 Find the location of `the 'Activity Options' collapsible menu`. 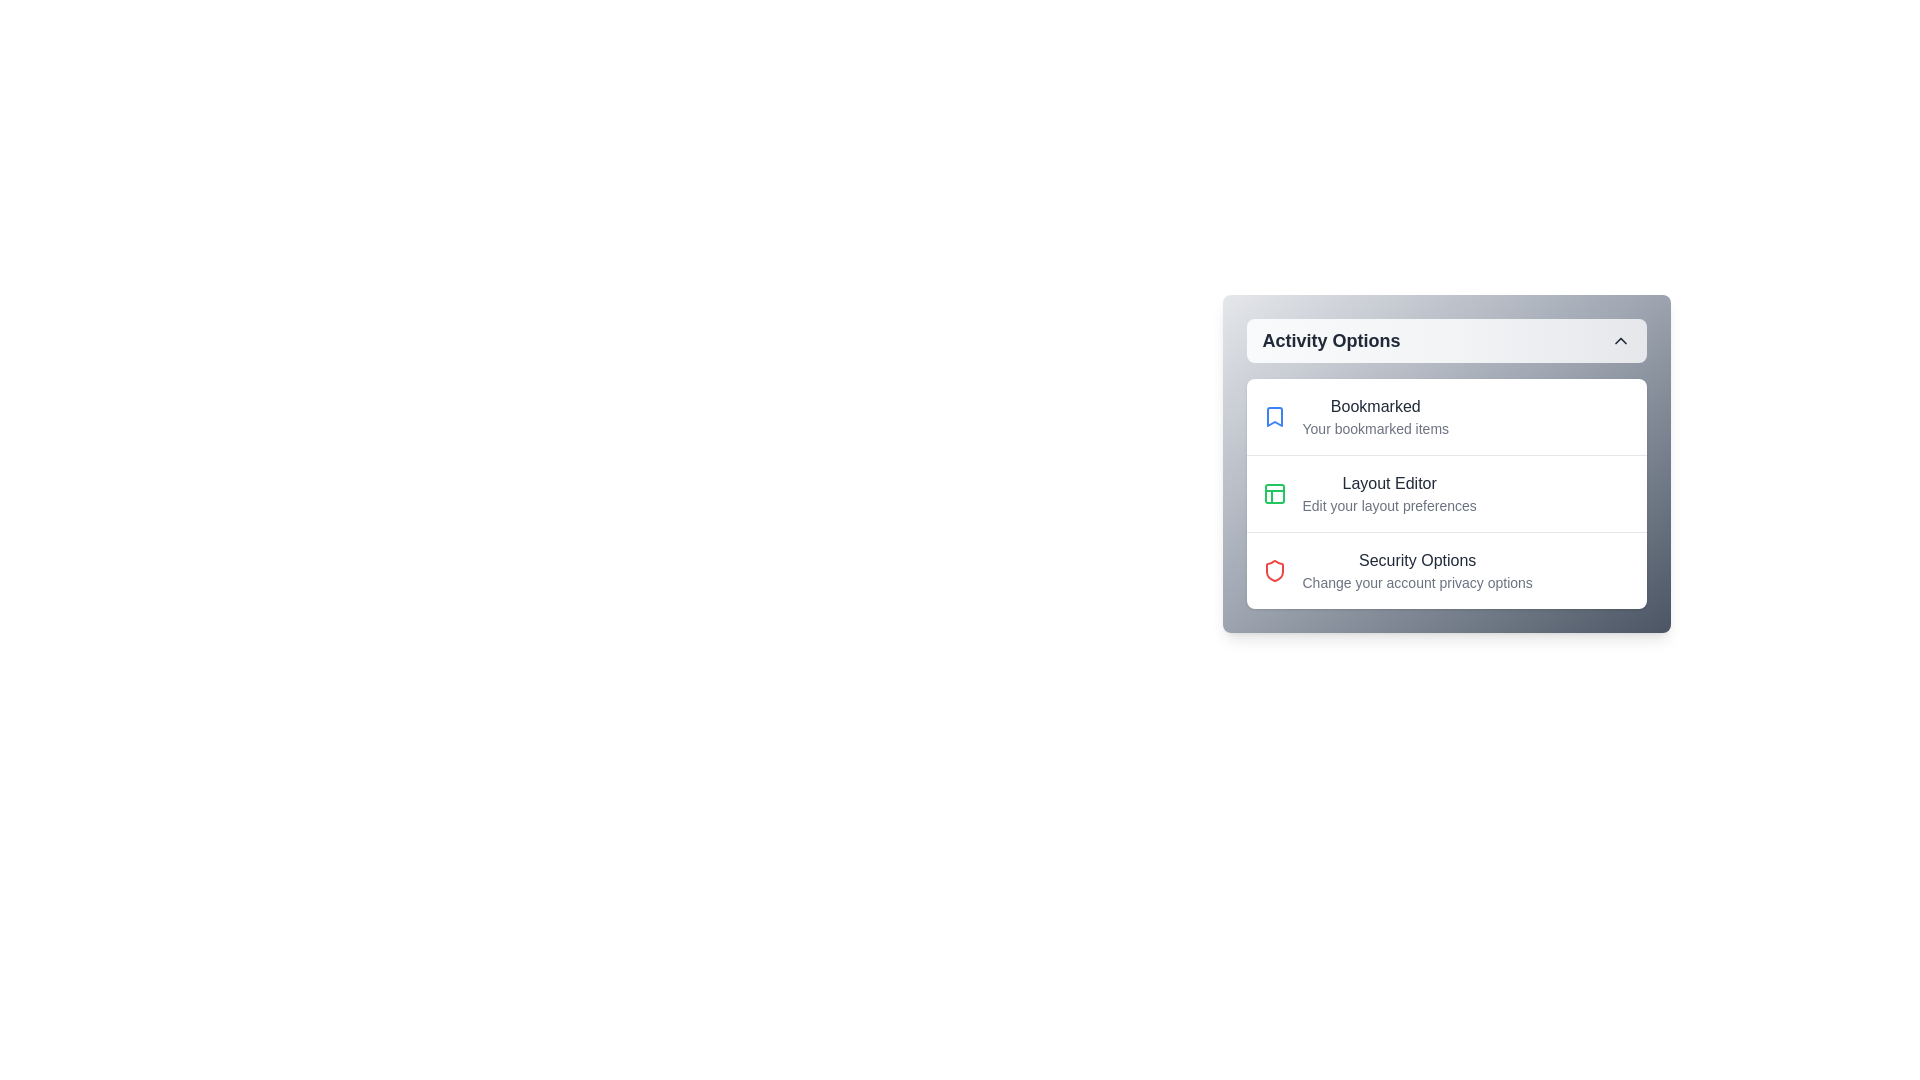

the 'Activity Options' collapsible menu is located at coordinates (1446, 463).